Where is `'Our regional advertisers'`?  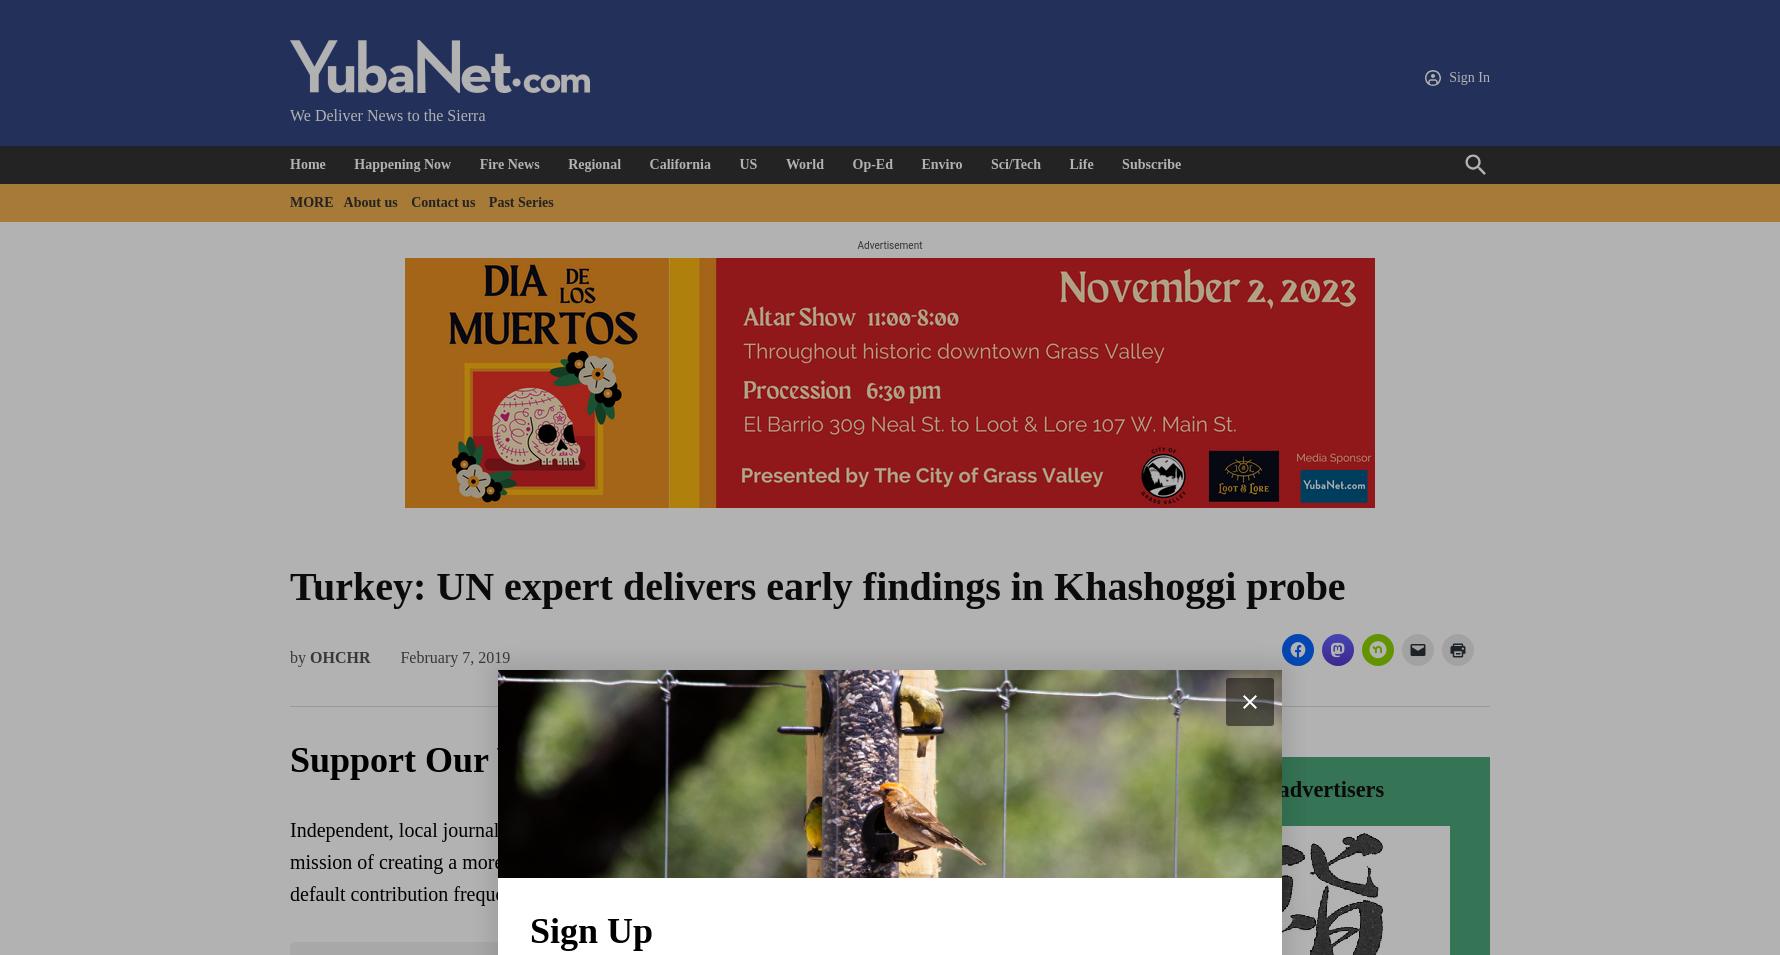 'Our regional advertisers' is located at coordinates (1149, 787).